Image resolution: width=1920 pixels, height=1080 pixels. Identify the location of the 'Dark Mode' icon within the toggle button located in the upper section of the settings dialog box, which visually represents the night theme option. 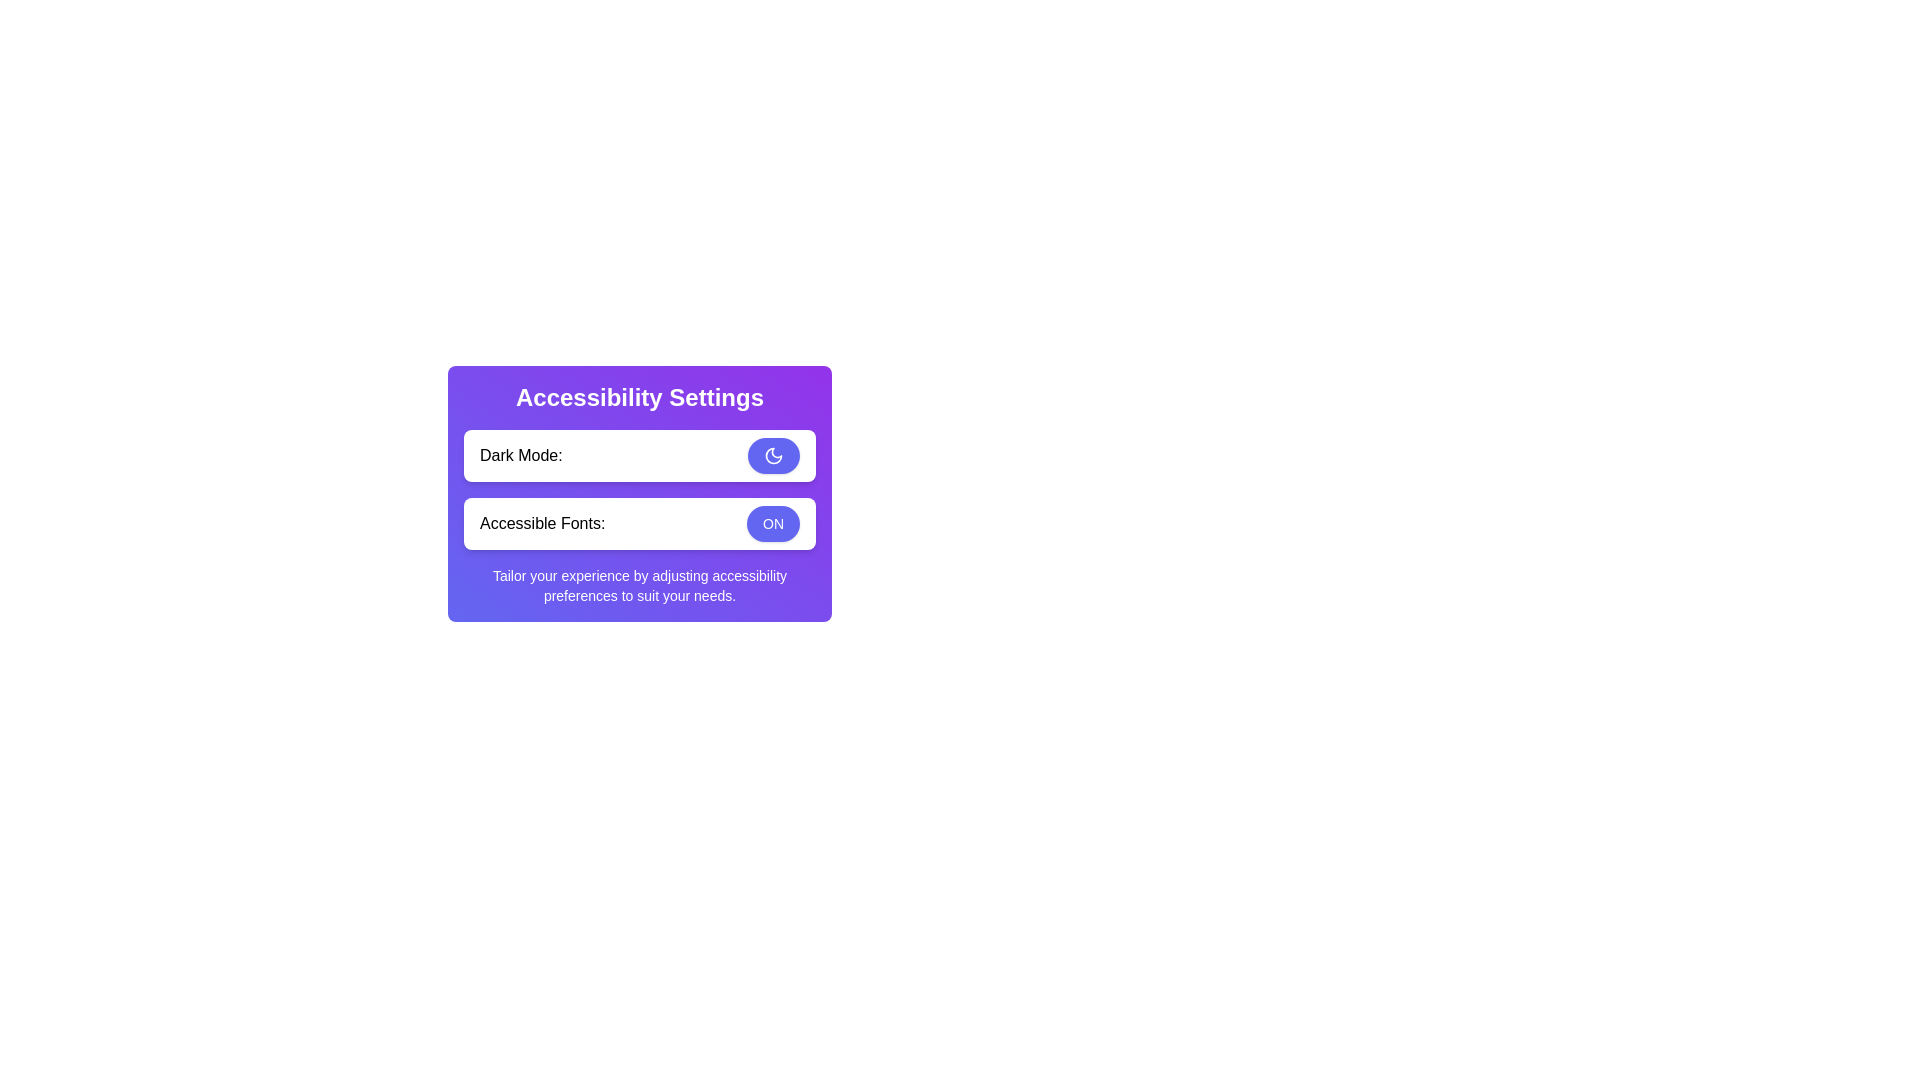
(772, 455).